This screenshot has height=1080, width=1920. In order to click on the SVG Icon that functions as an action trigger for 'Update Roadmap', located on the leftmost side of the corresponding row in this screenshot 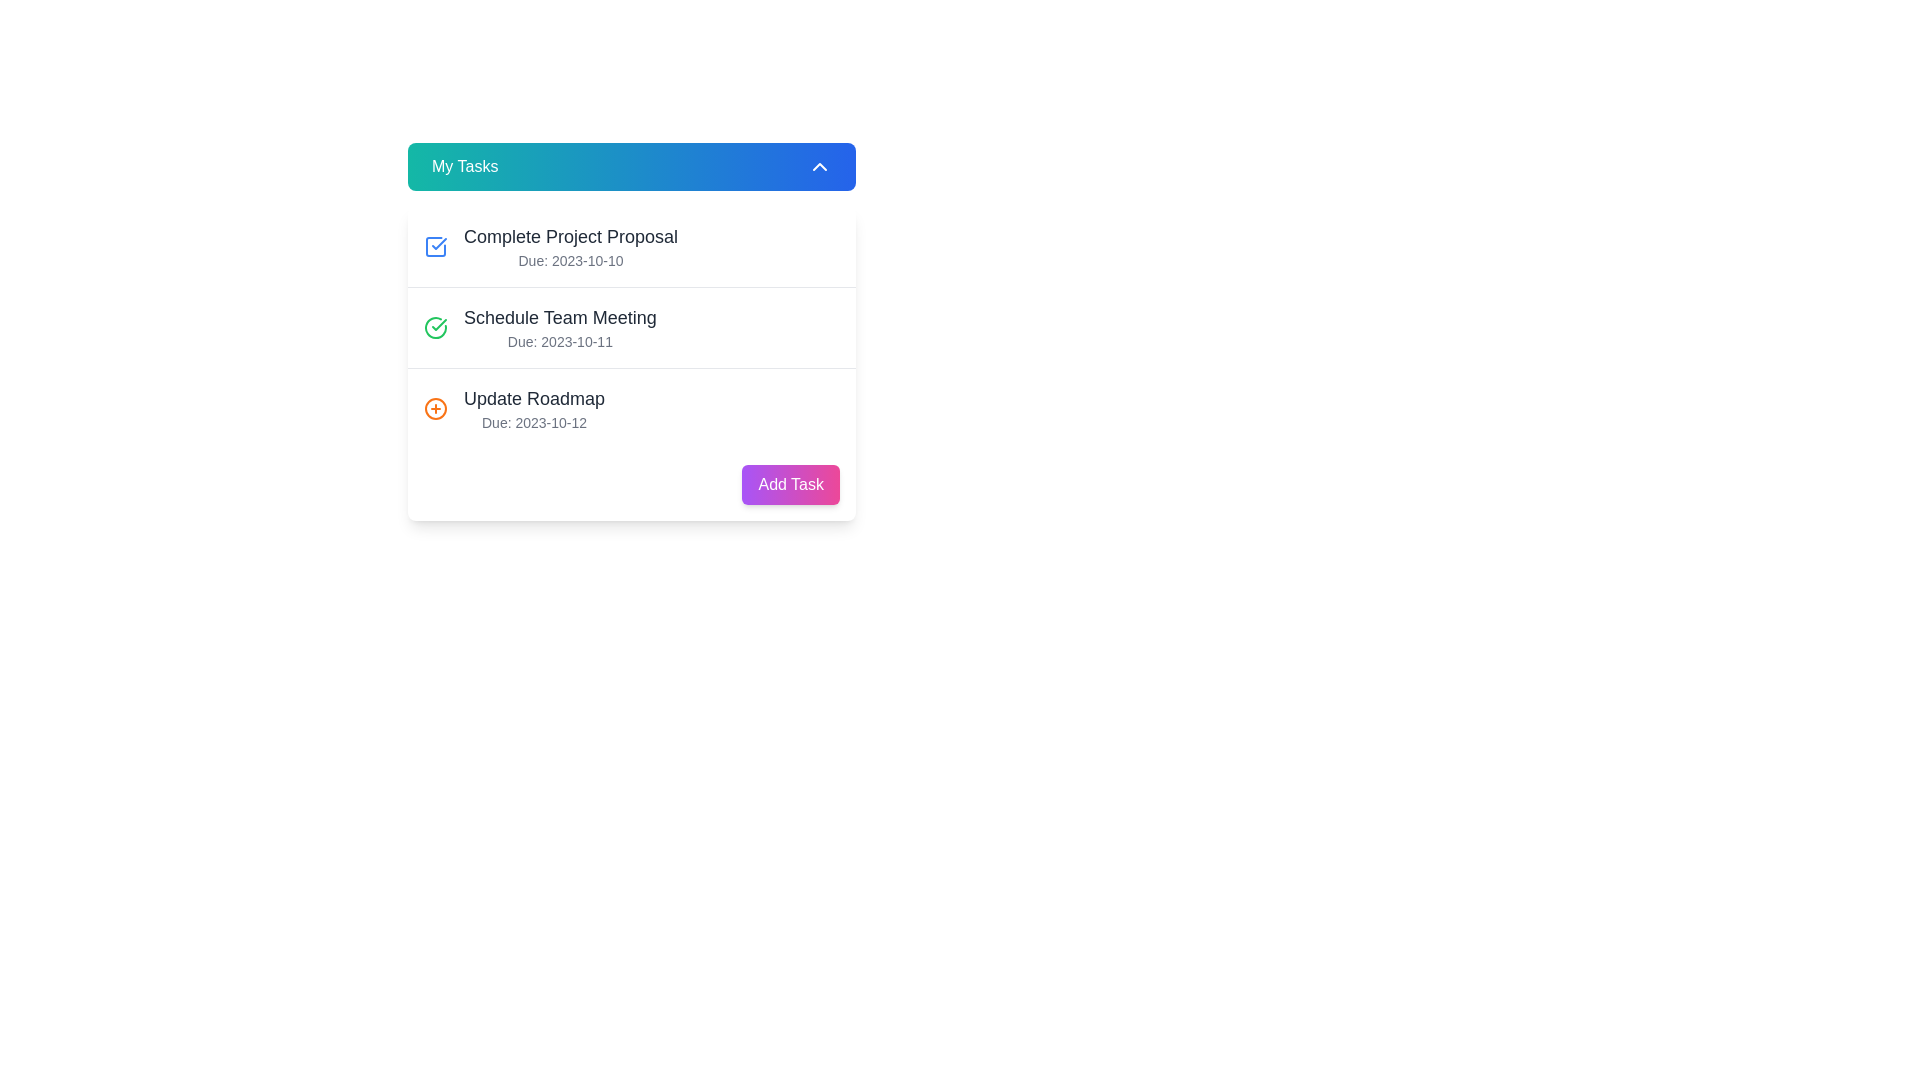, I will do `click(435, 407)`.